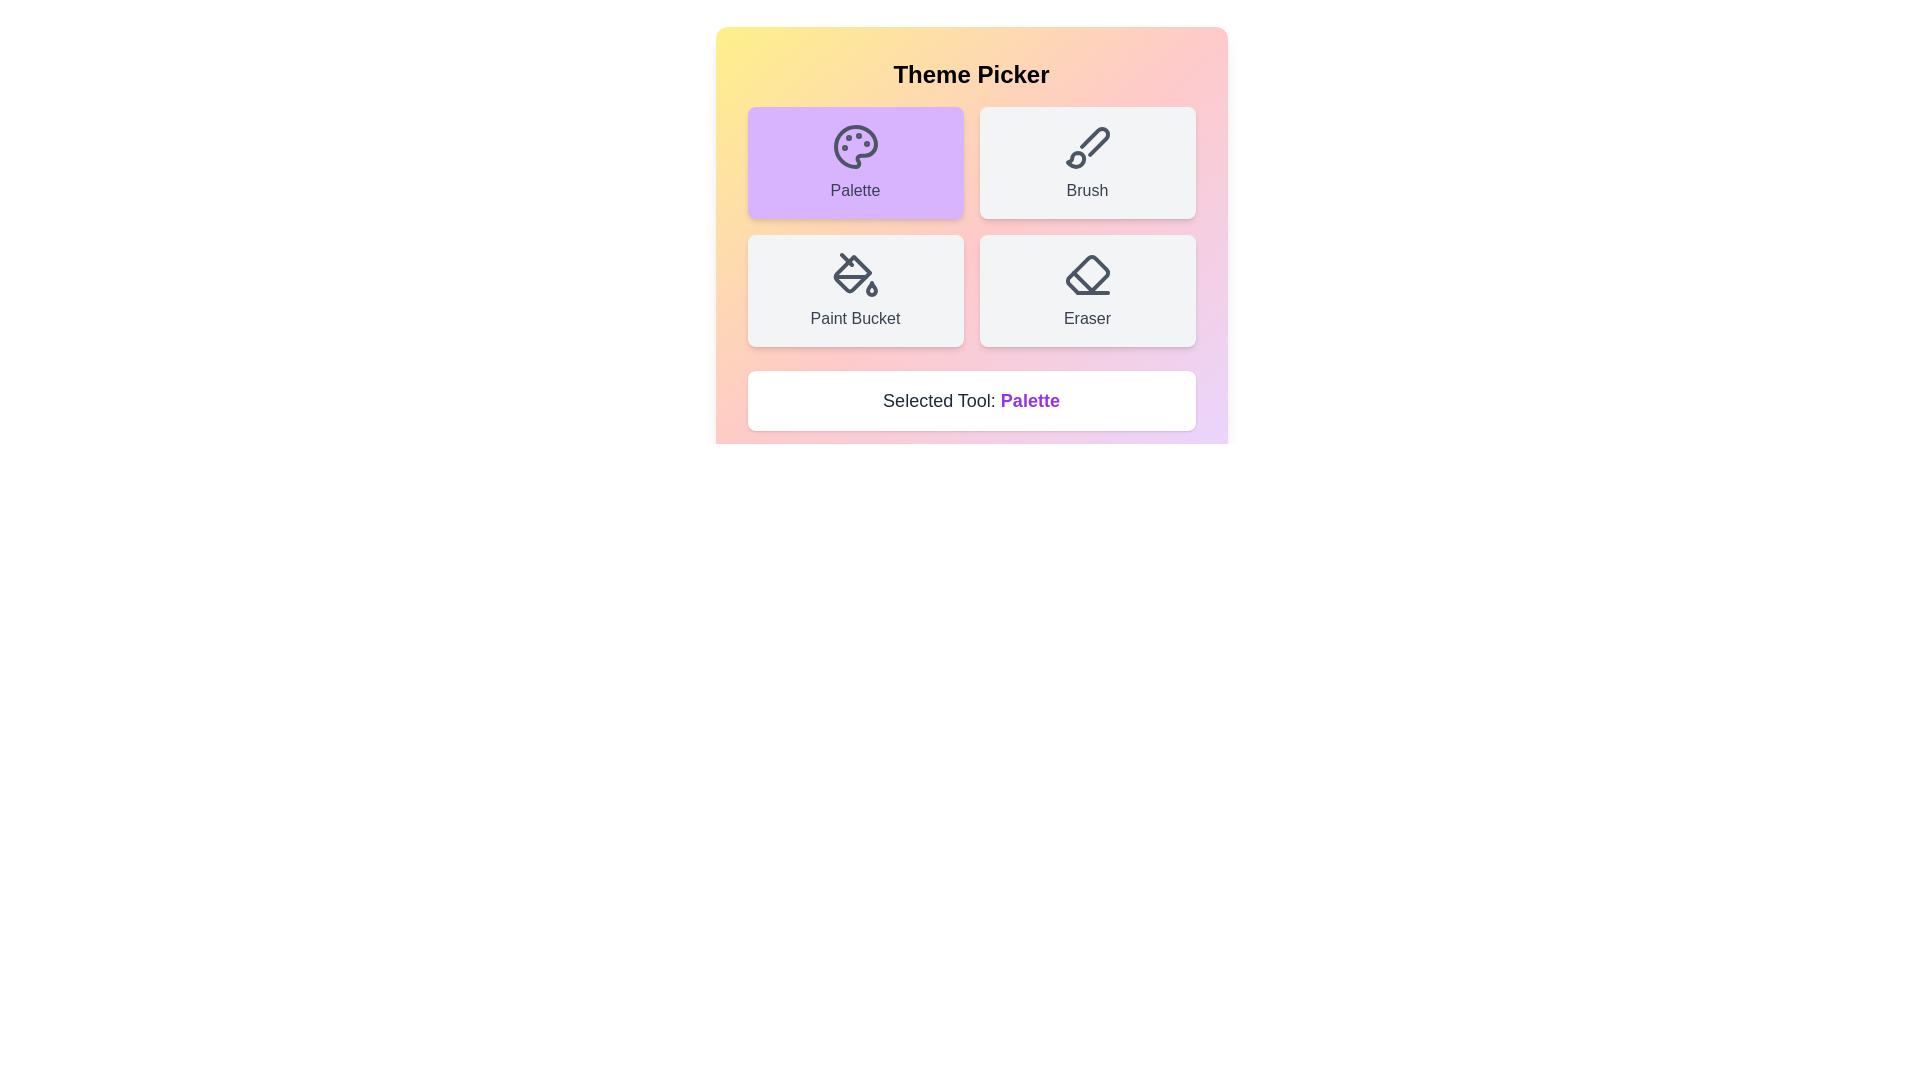  I want to click on the Paint Bucket button to select the corresponding tool, so click(855, 290).